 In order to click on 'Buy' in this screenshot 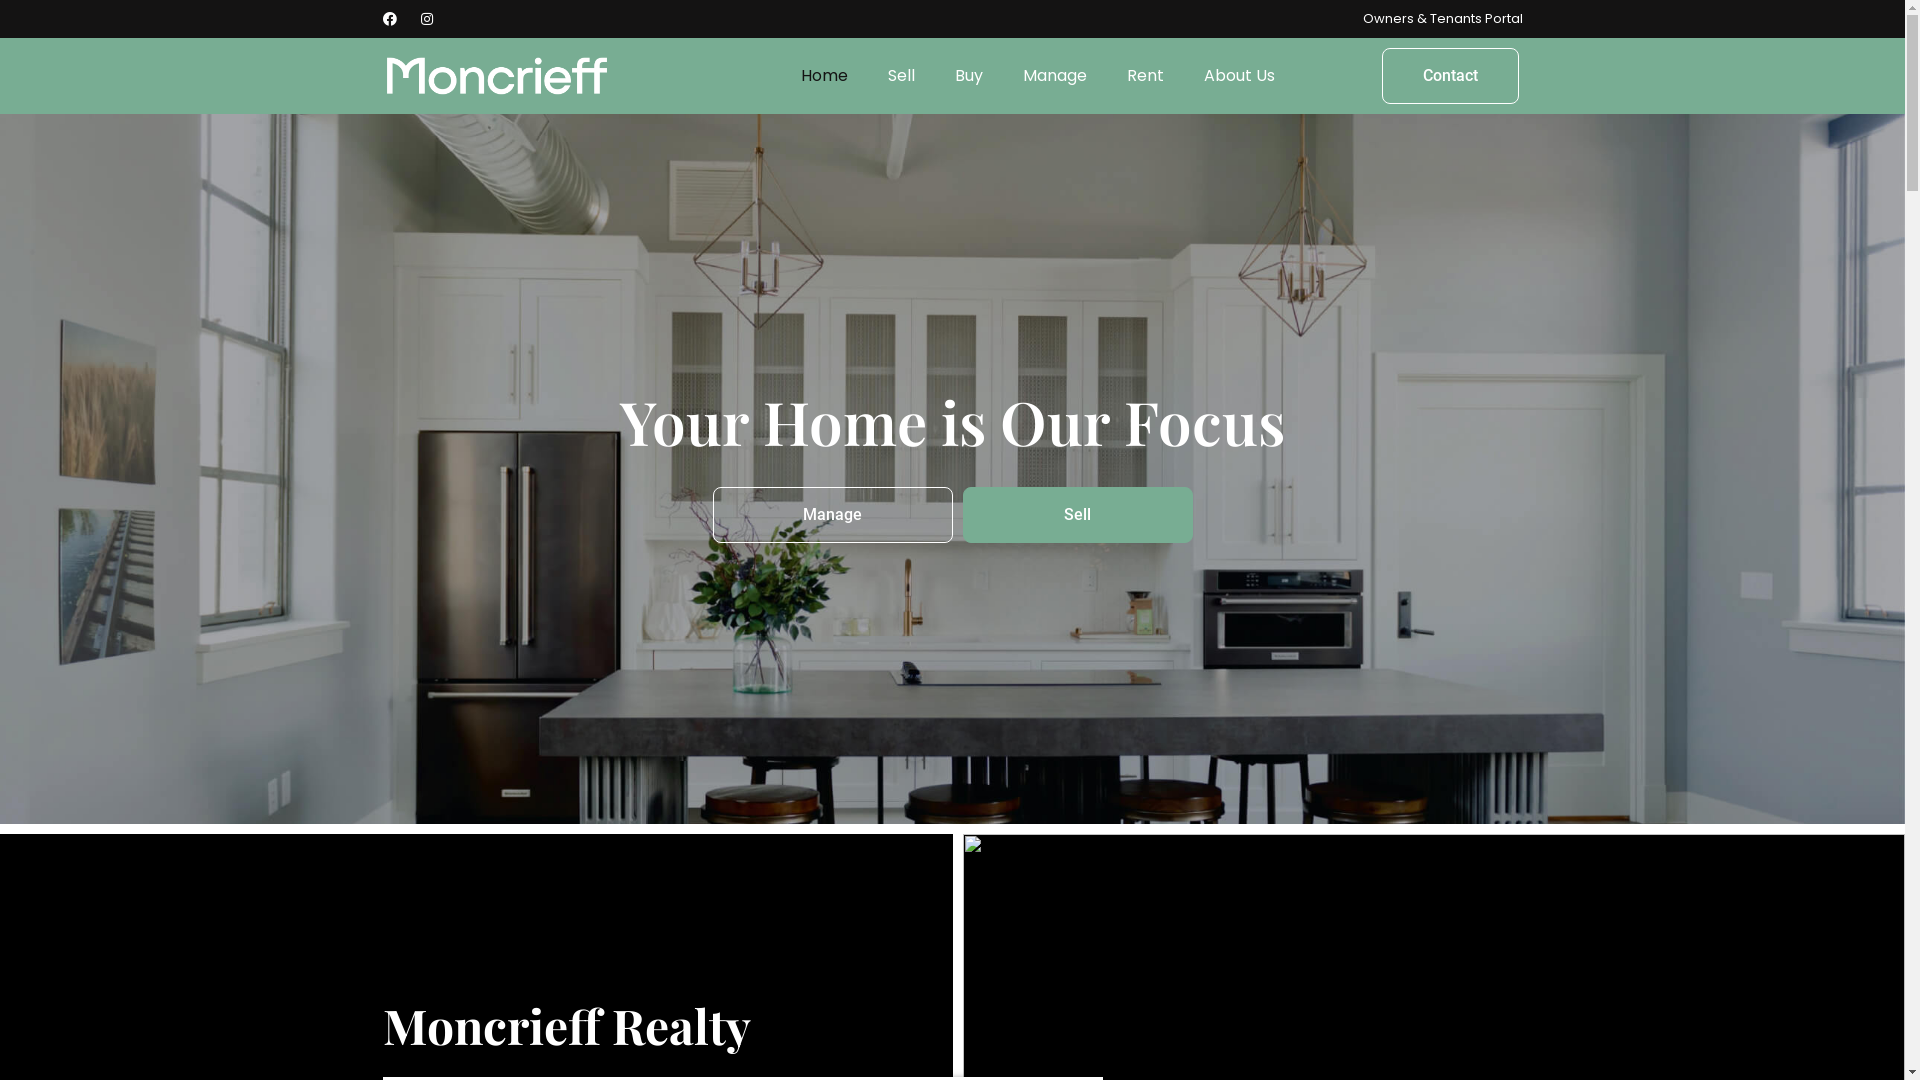, I will do `click(968, 75)`.